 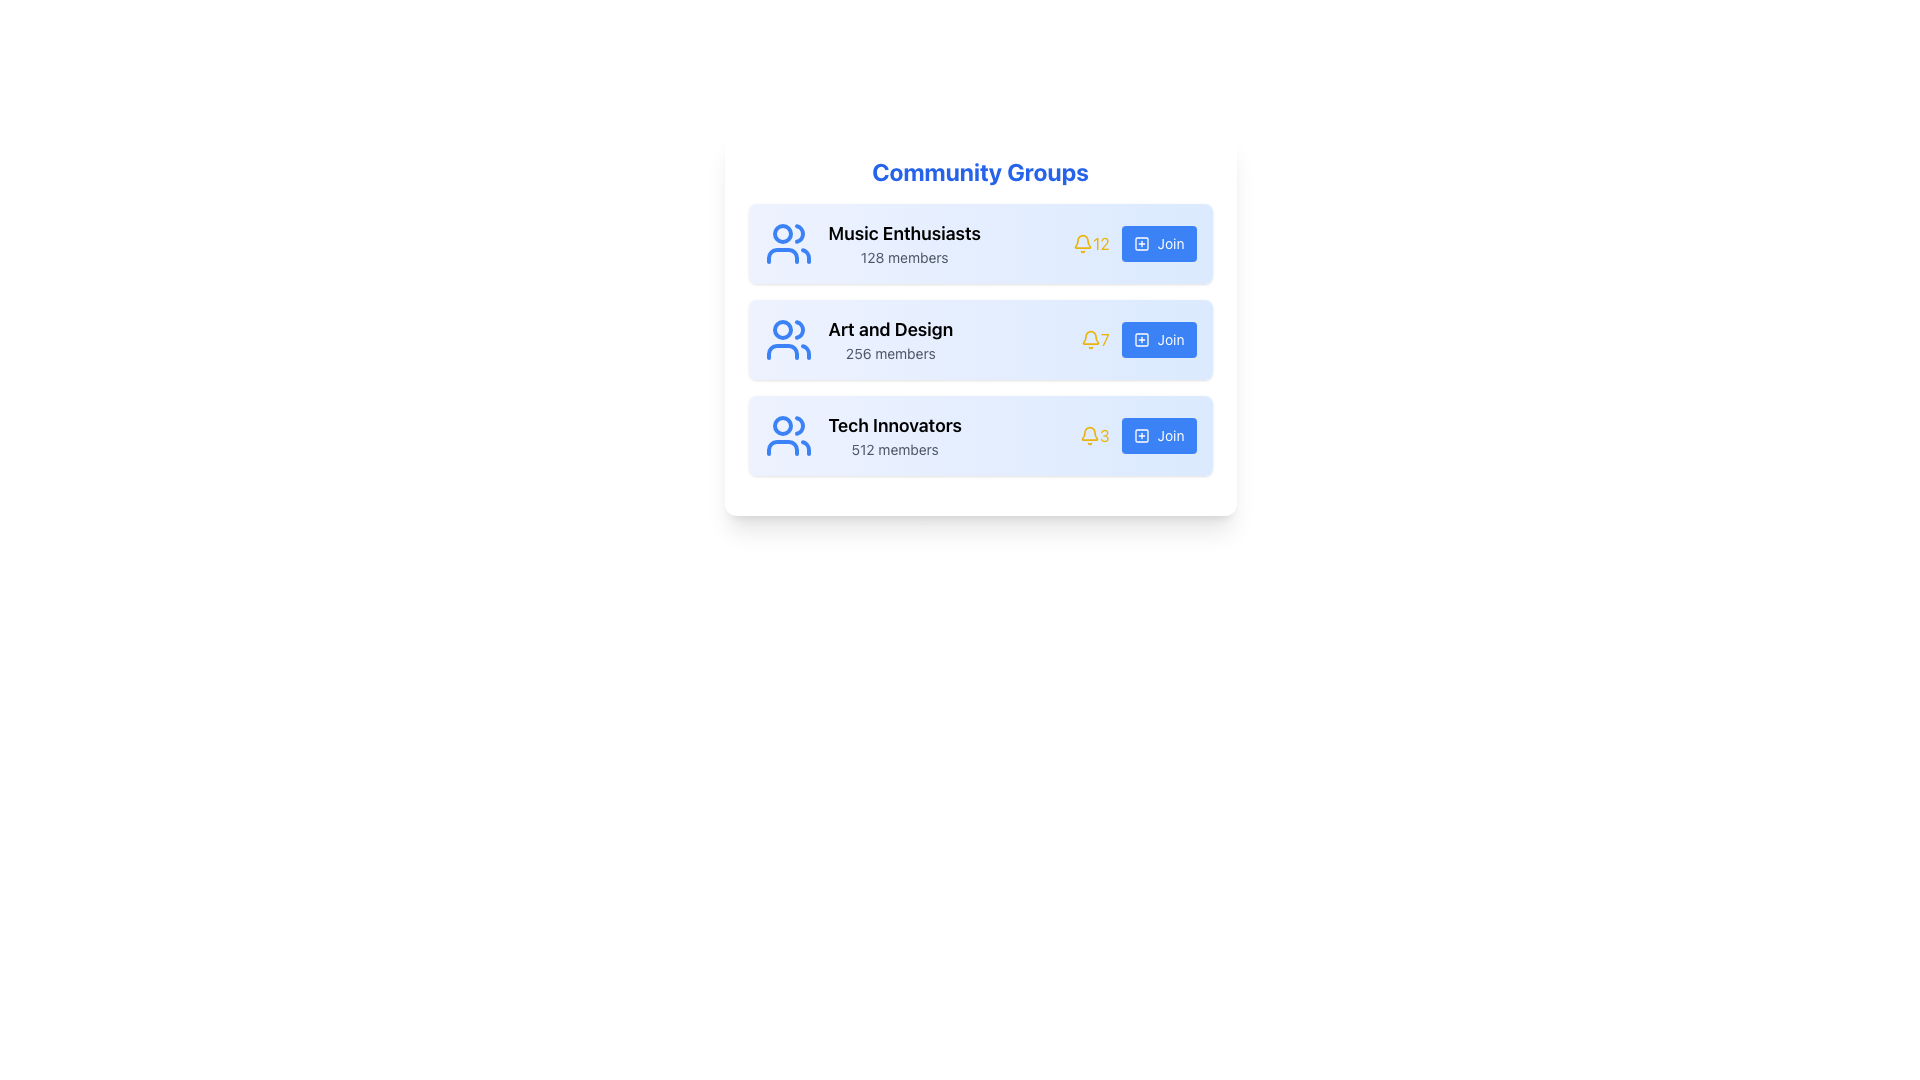 I want to click on the numeric text '7' which is styled in yellow, located next to the bell icon in the 'Community Groups' section, so click(x=1094, y=338).